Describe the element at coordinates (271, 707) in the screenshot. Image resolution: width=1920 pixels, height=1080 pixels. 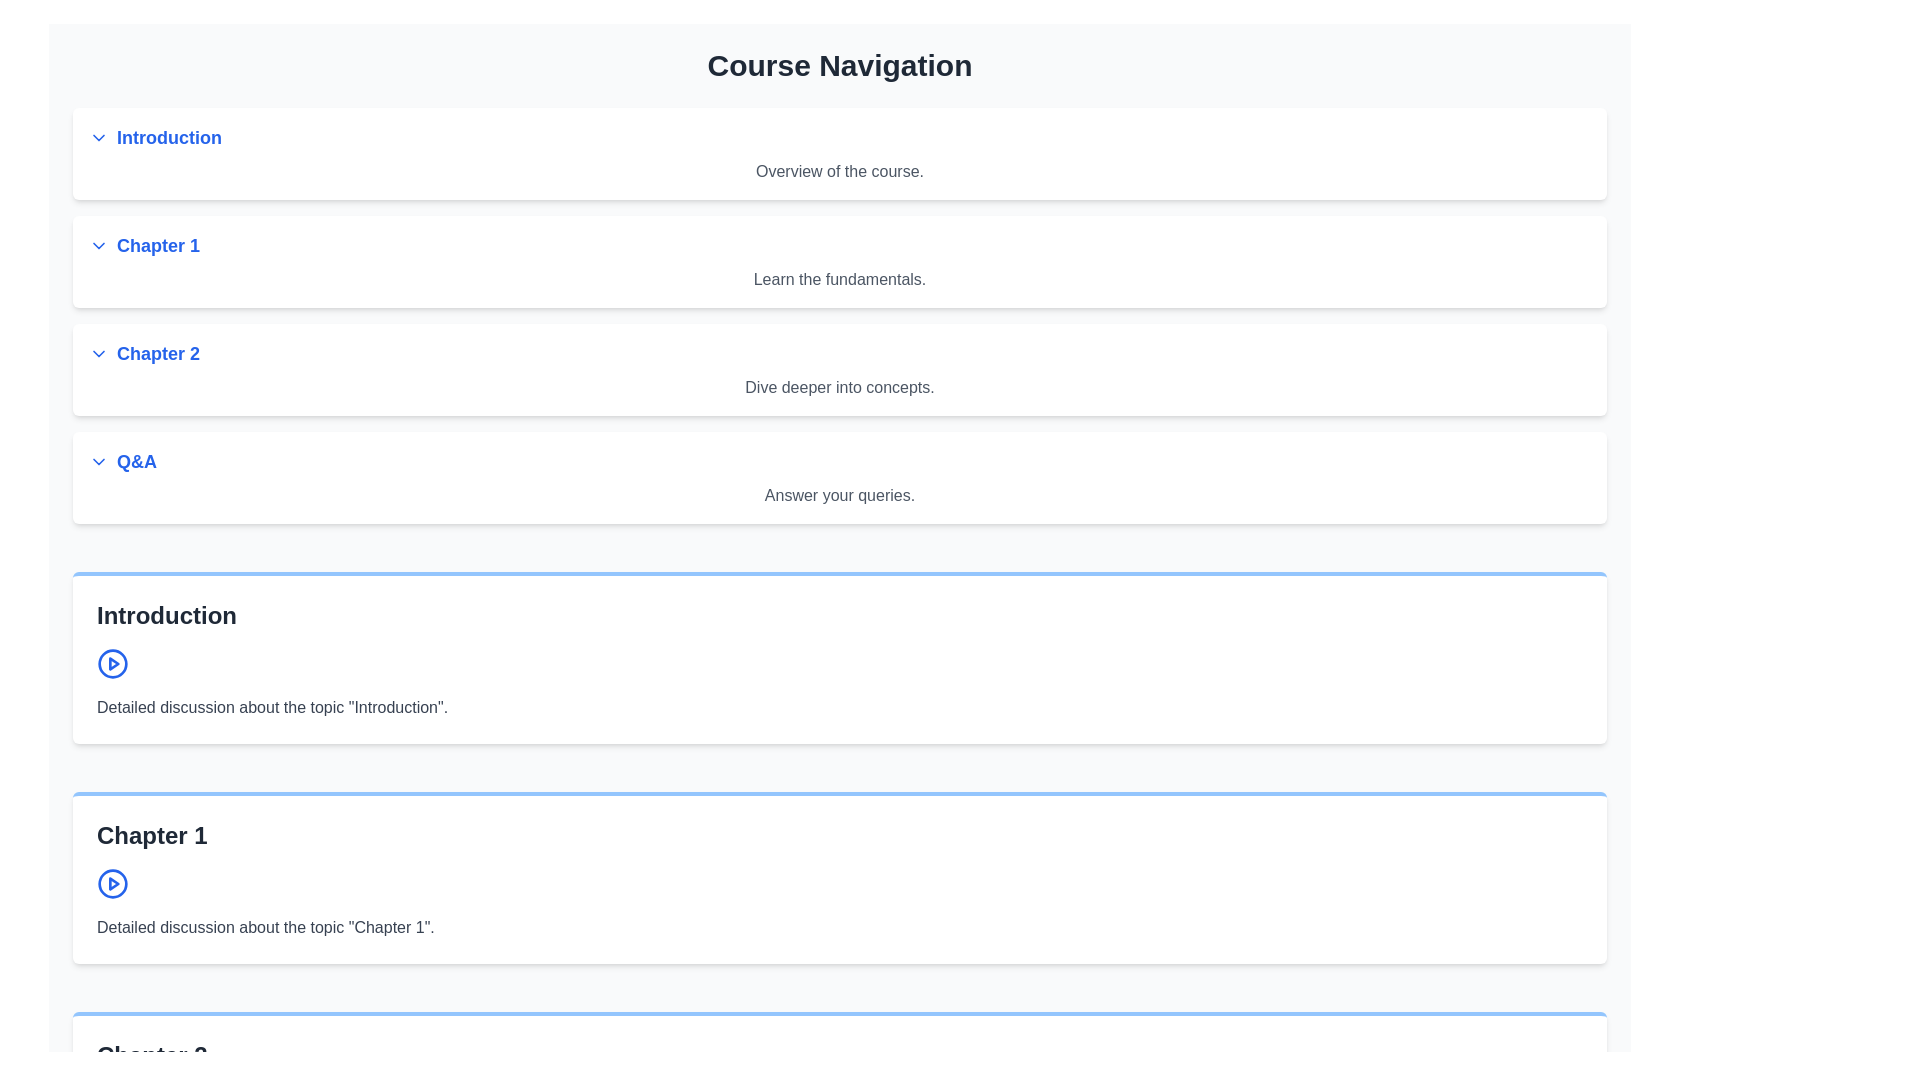
I see `informational text block located beneath the 'Introduction' title and blue circular play button` at that location.